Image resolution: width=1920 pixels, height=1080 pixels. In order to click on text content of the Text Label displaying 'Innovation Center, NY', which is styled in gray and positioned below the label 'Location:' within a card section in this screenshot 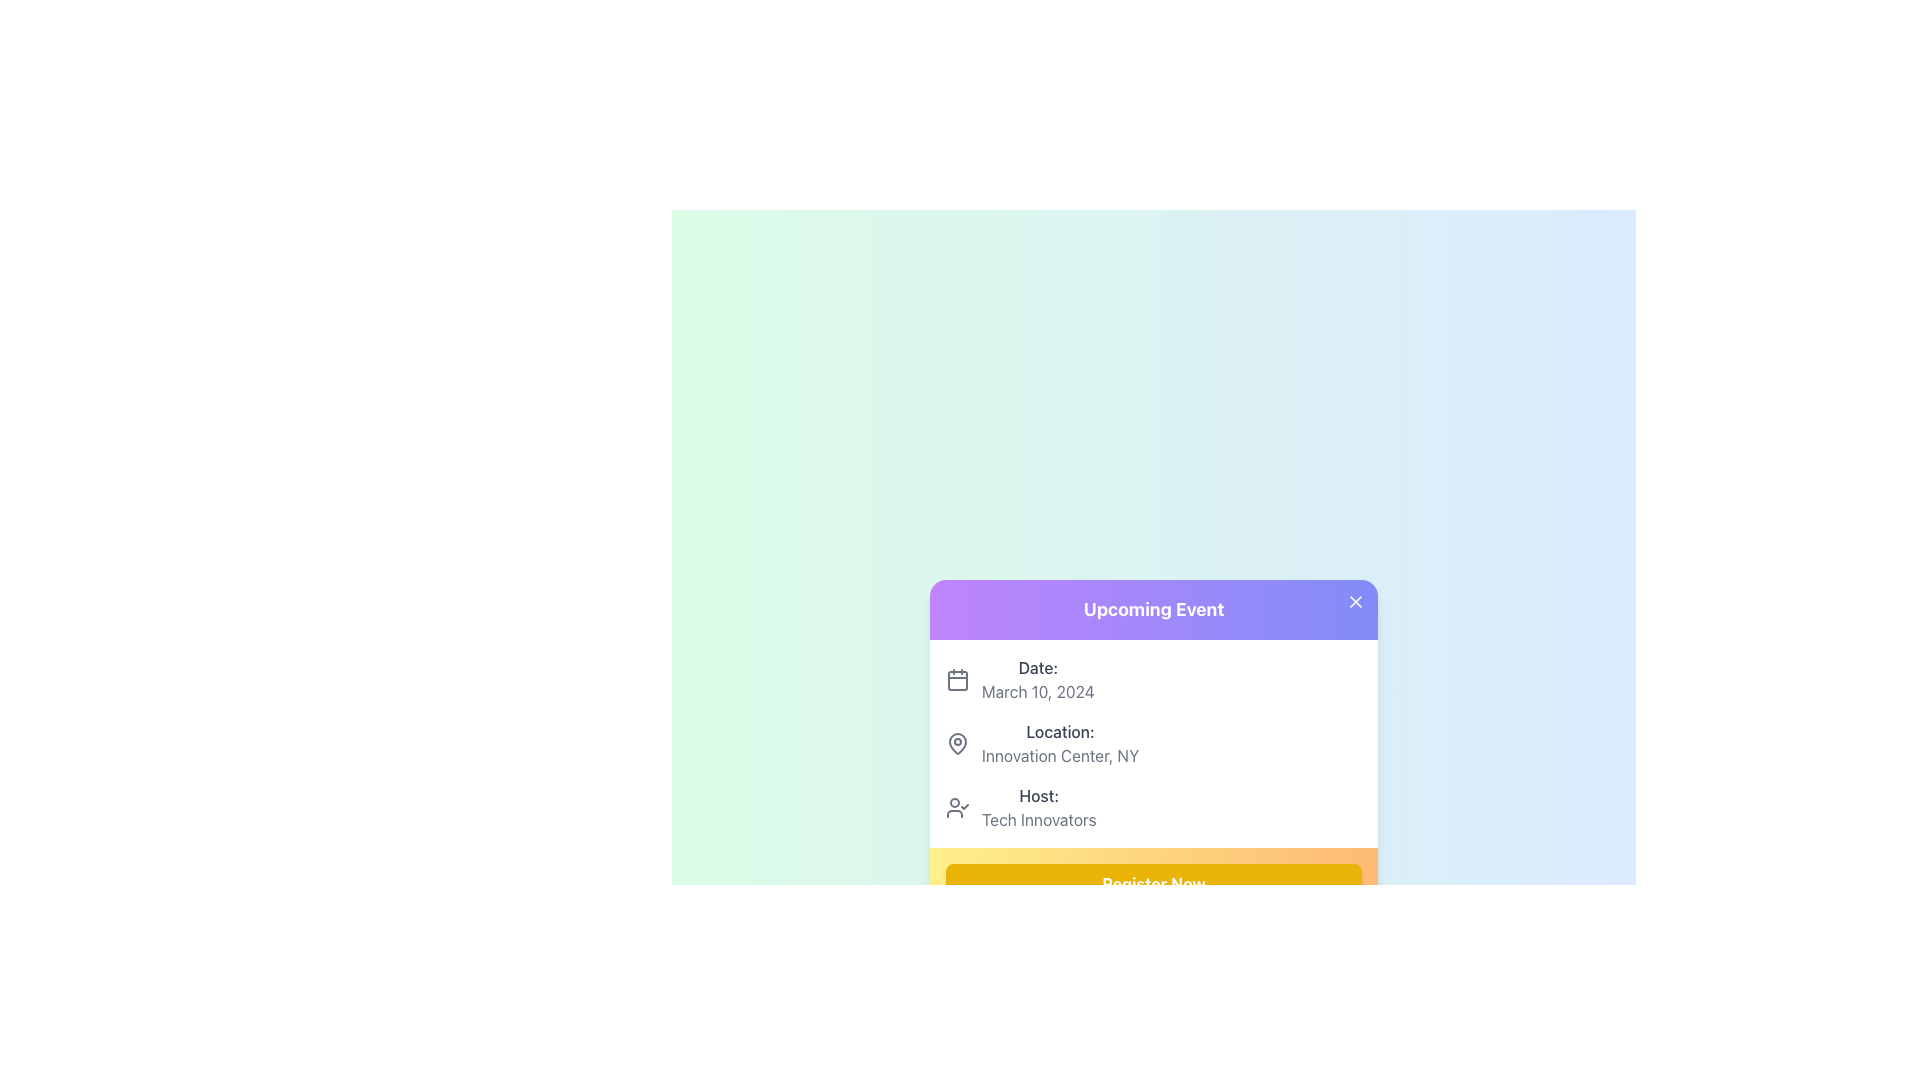, I will do `click(1059, 756)`.